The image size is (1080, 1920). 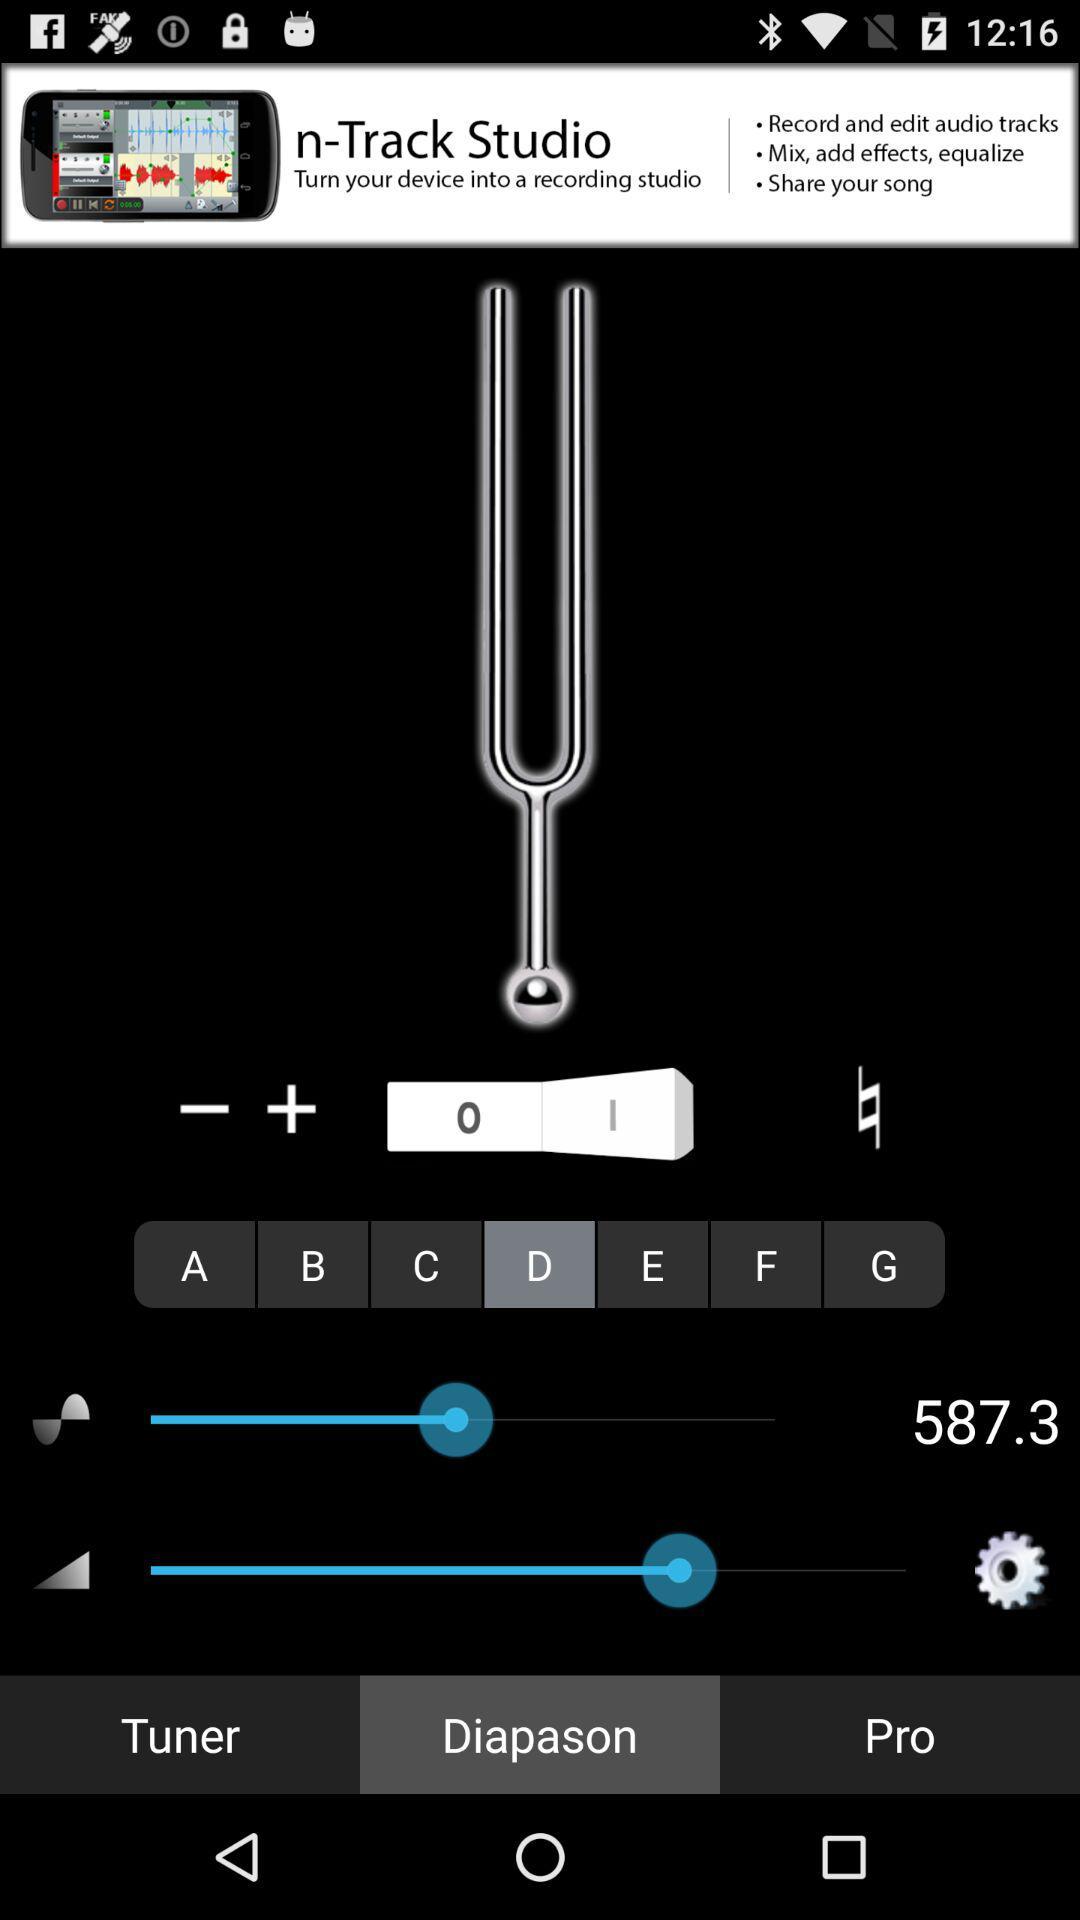 What do you see at coordinates (765, 1263) in the screenshot?
I see `f item` at bounding box center [765, 1263].